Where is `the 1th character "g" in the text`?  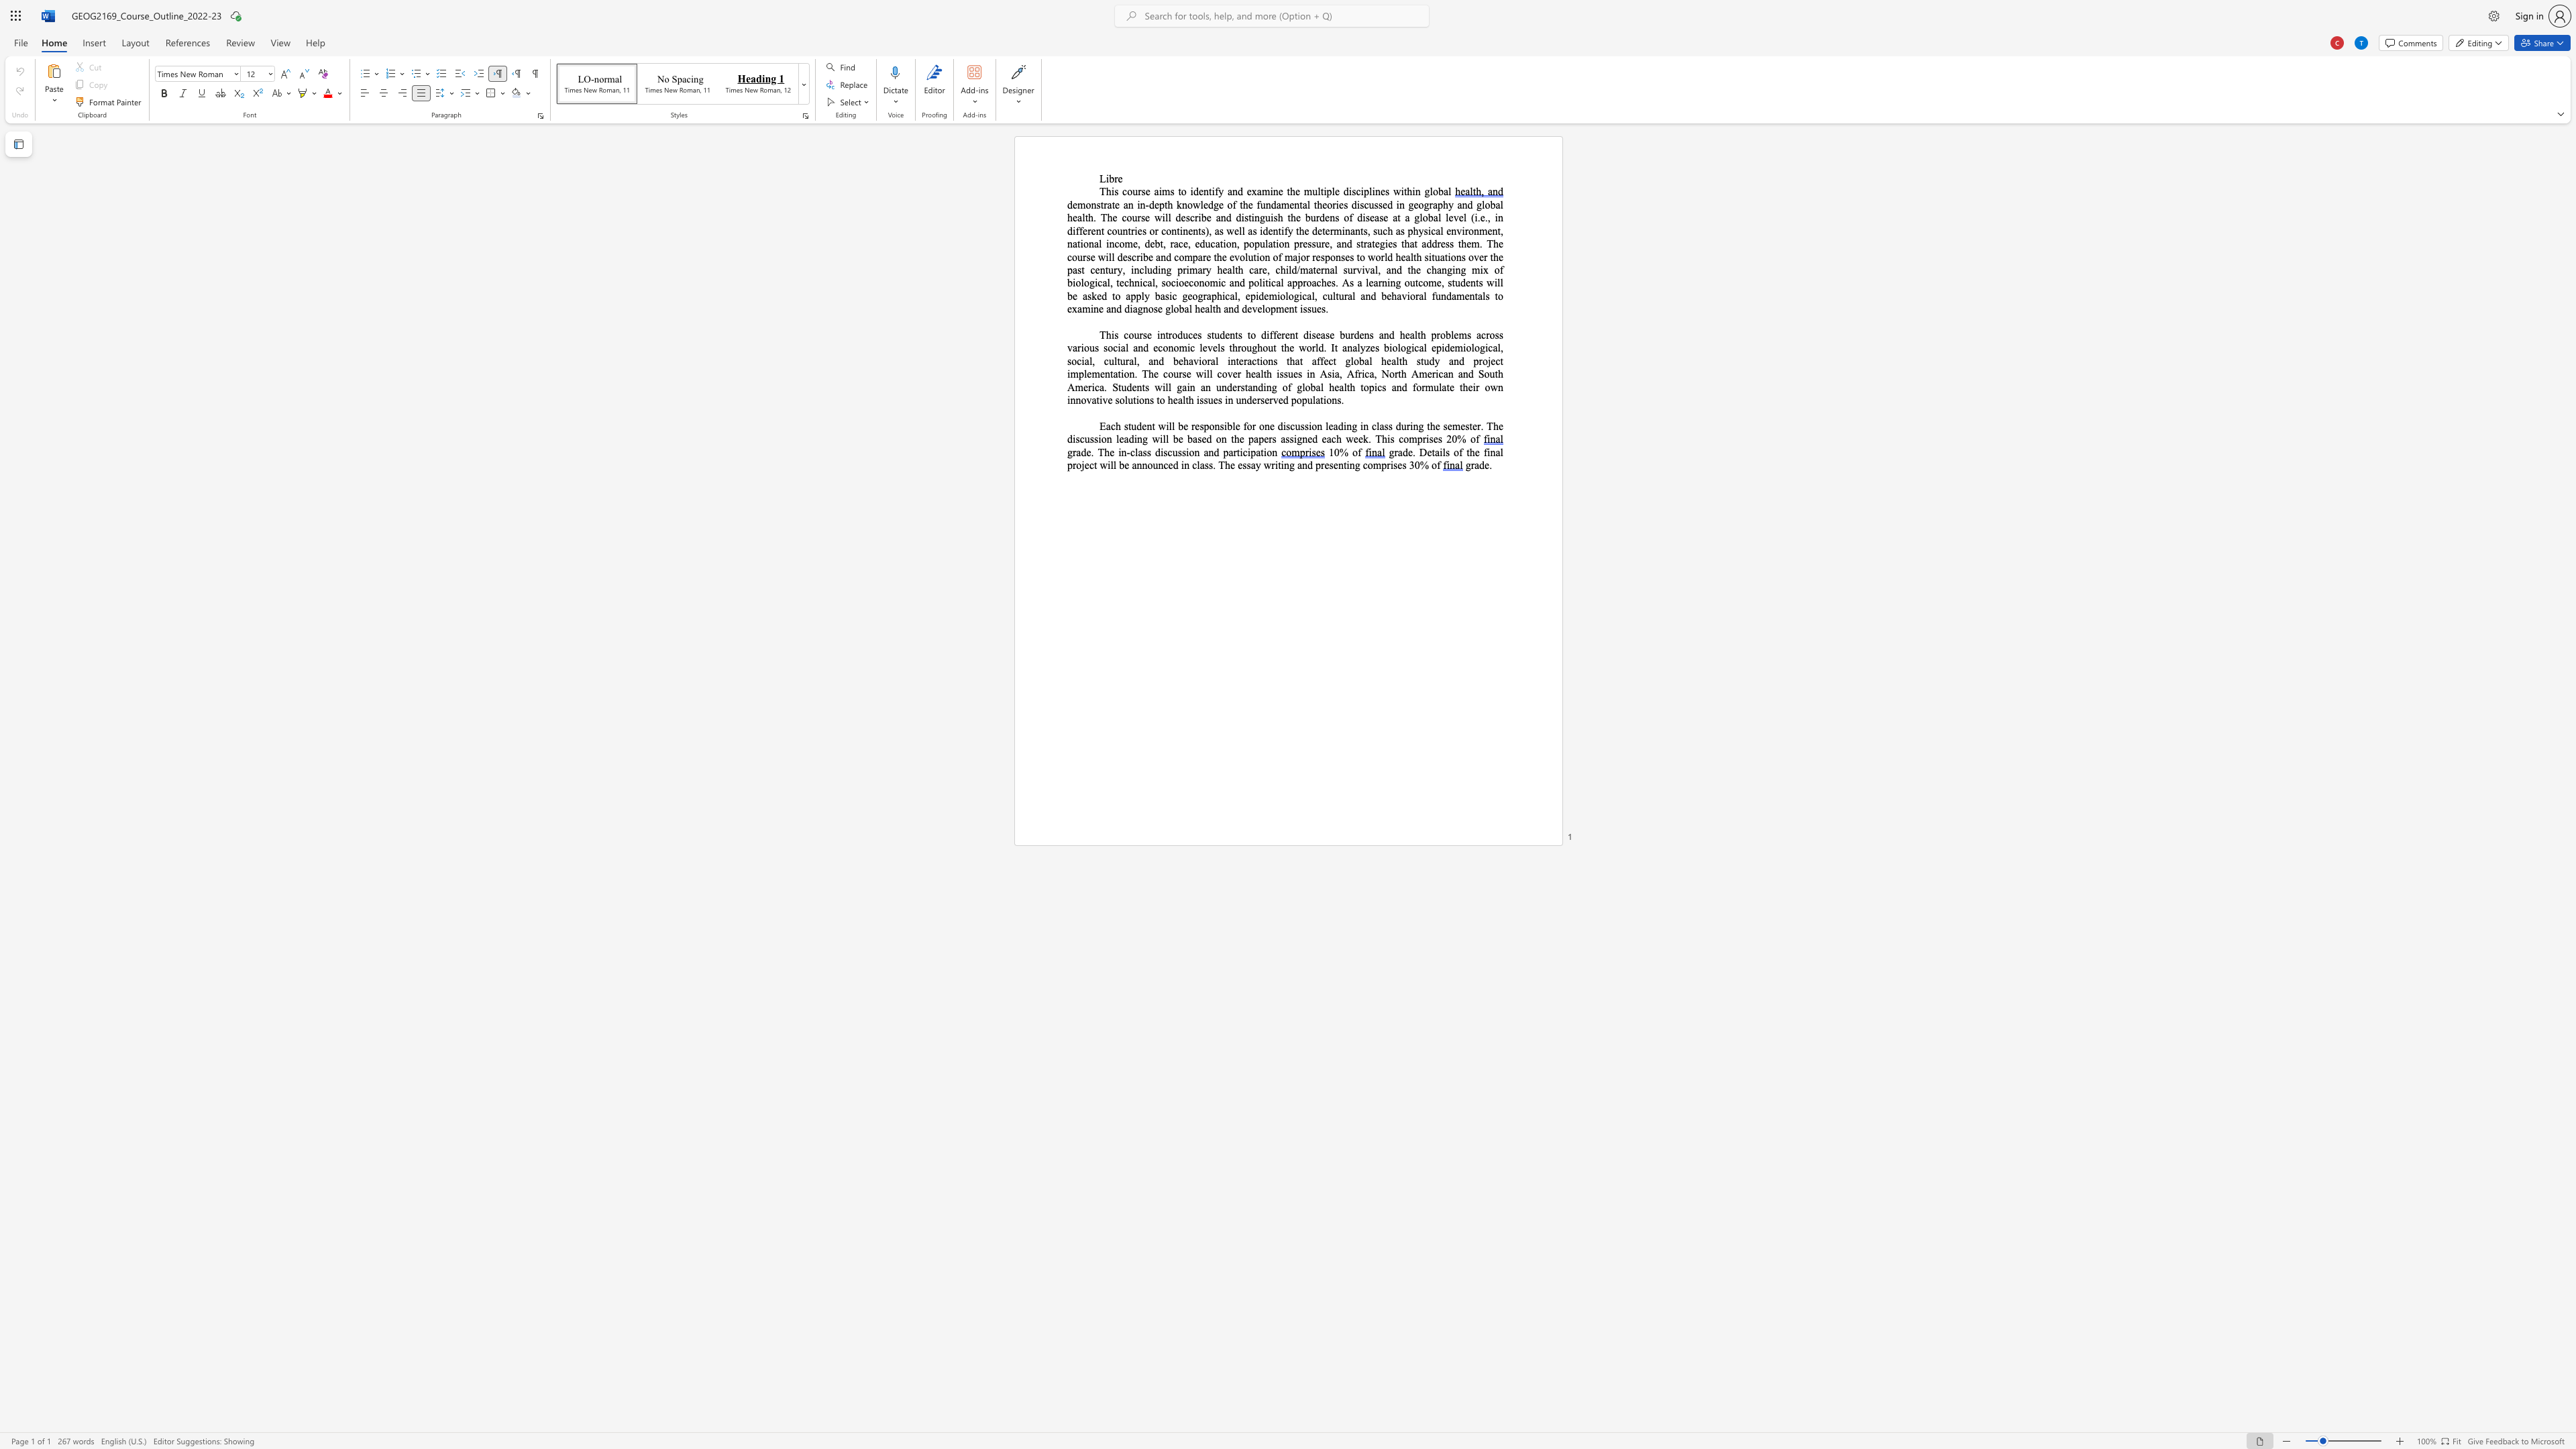 the 1th character "g" in the text is located at coordinates (1397, 282).